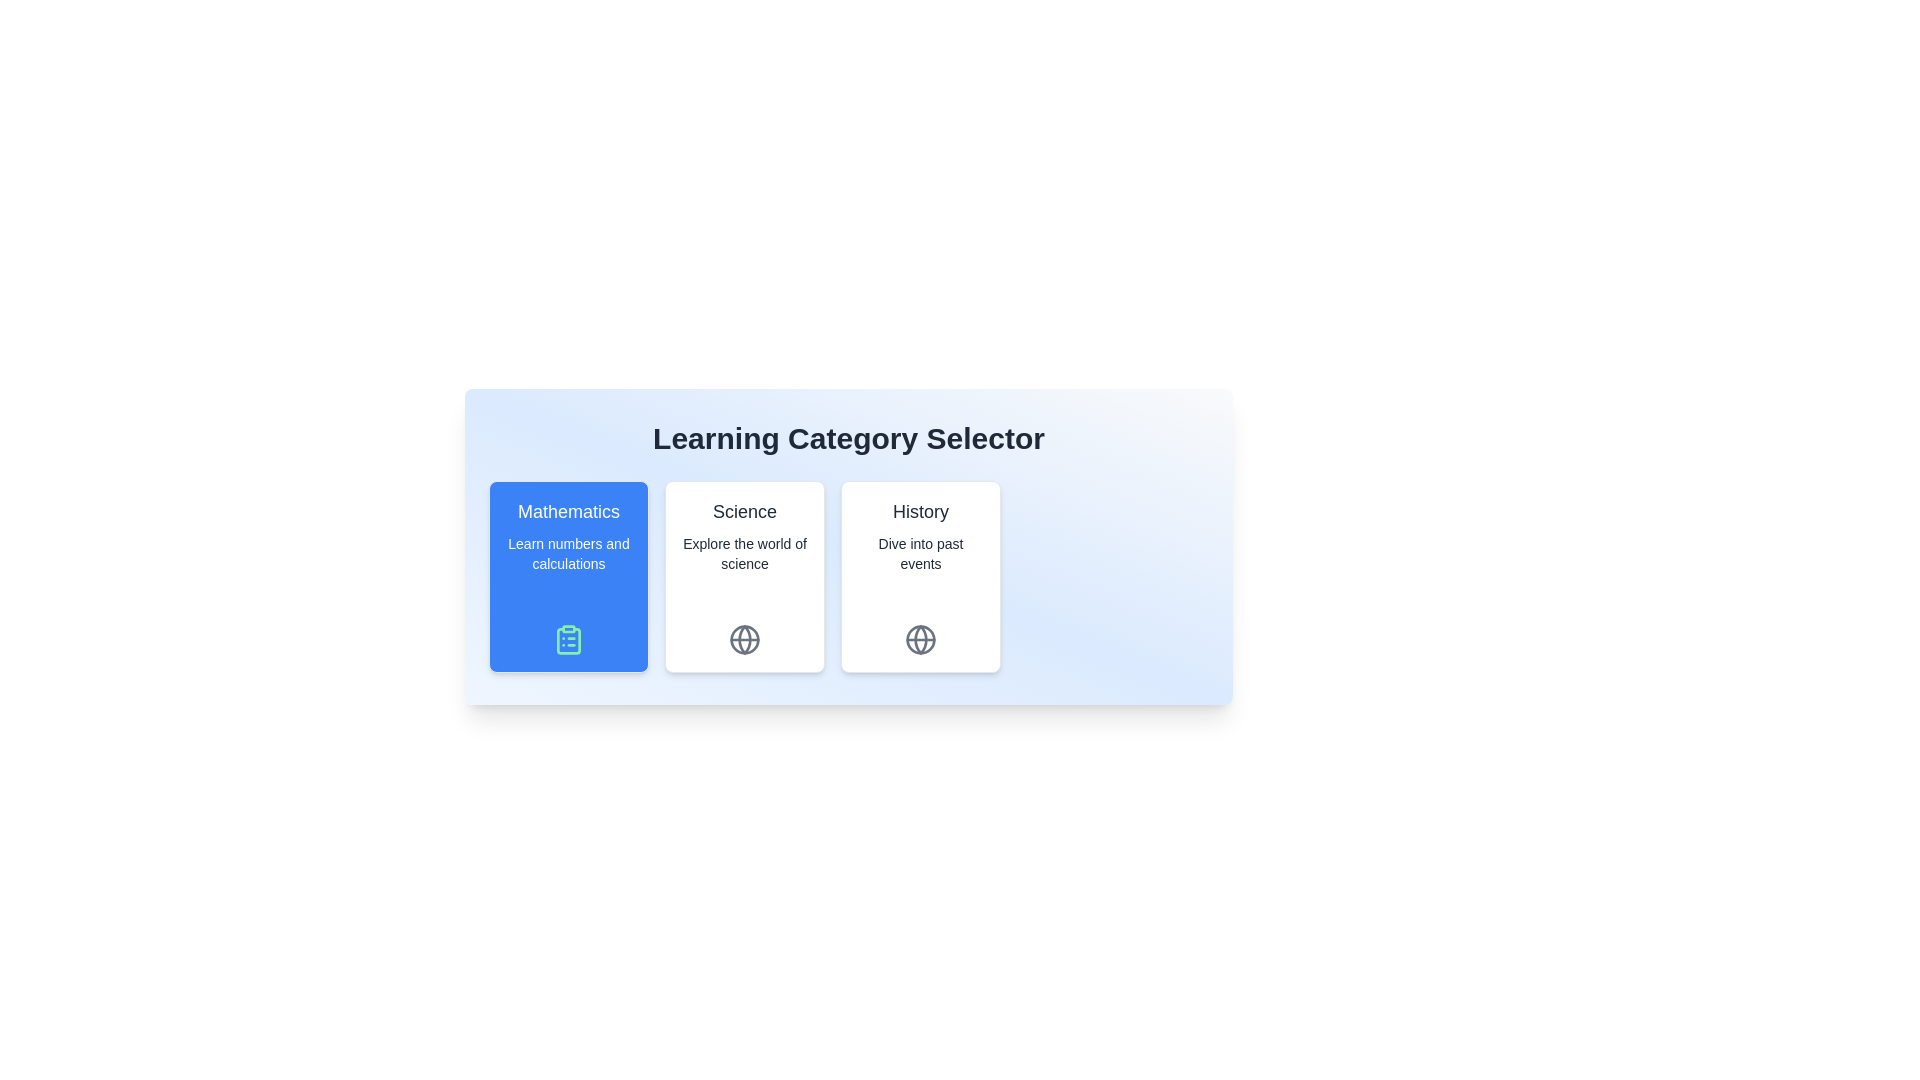 This screenshot has width=1920, height=1080. Describe the element at coordinates (568, 577) in the screenshot. I see `the chip corresponding to Mathematics` at that location.